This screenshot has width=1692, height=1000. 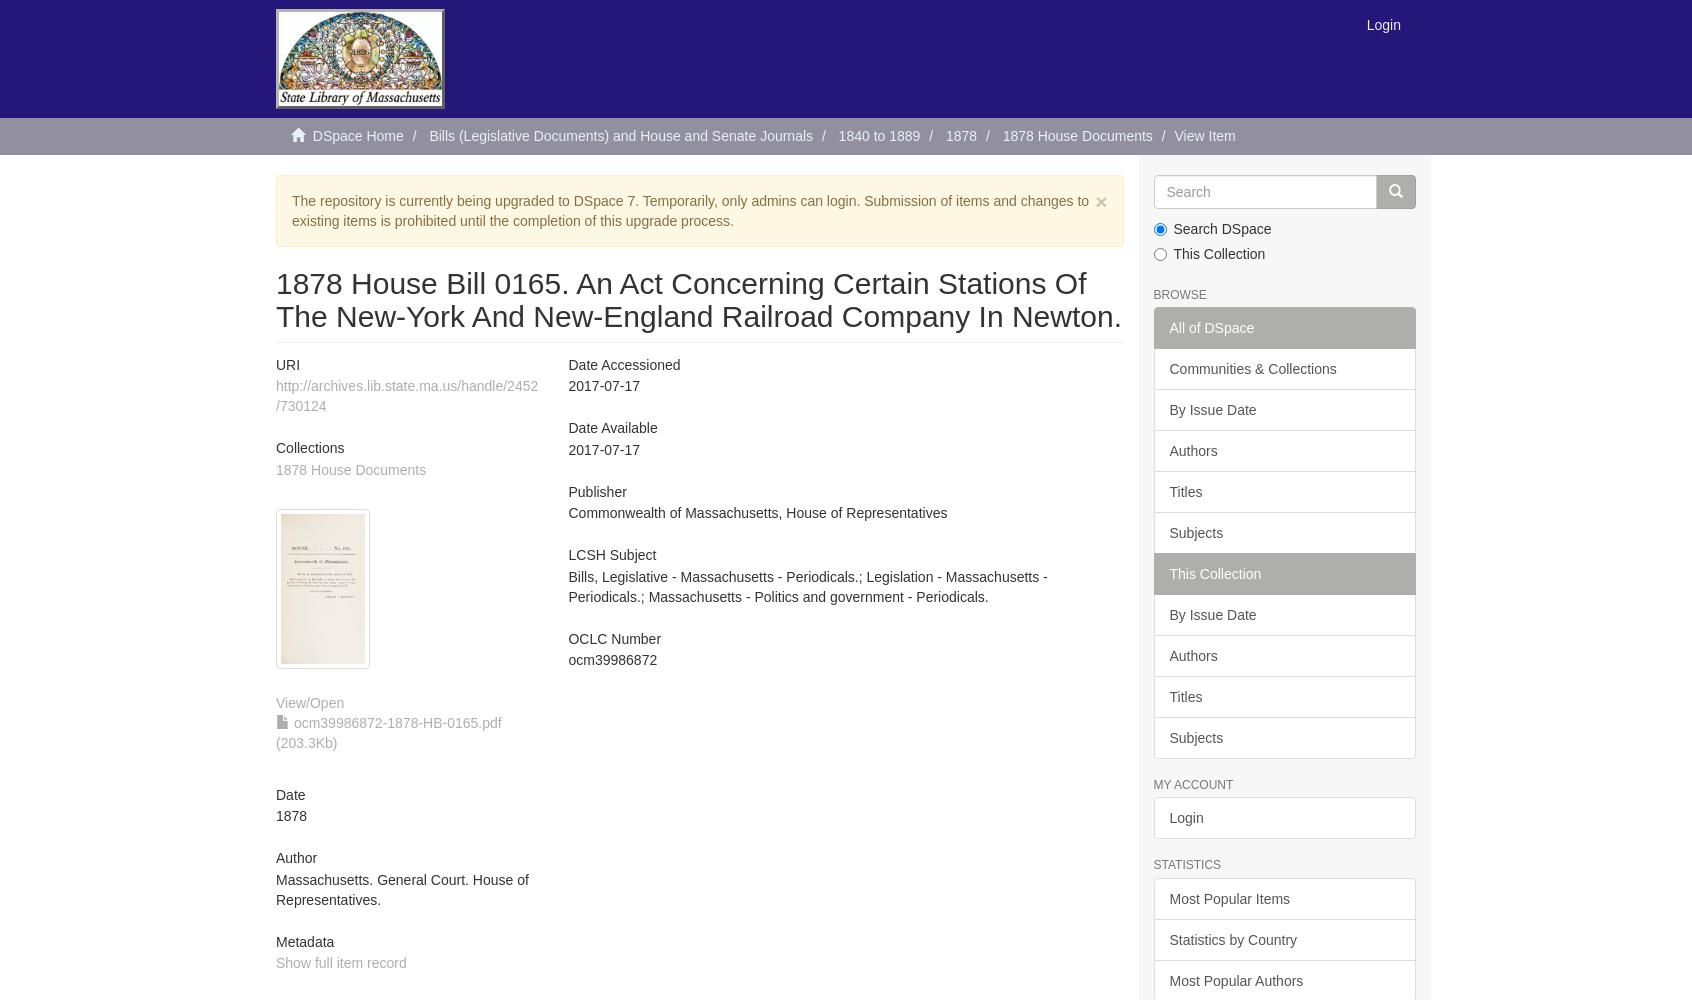 What do you see at coordinates (756, 513) in the screenshot?
I see `'Commonwealth of Massachusetts, House of Representatives'` at bounding box center [756, 513].